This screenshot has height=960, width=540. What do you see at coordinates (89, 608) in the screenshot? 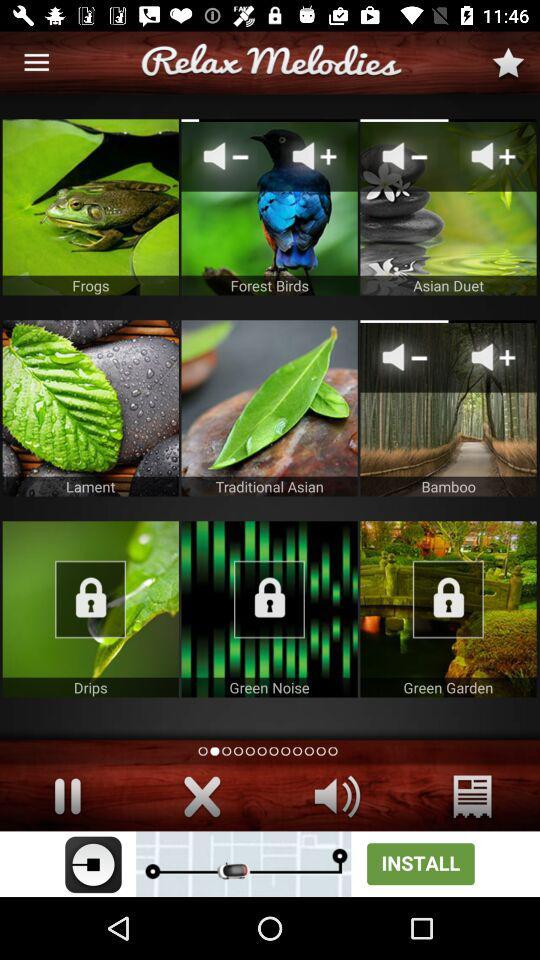
I see `audio file` at bounding box center [89, 608].